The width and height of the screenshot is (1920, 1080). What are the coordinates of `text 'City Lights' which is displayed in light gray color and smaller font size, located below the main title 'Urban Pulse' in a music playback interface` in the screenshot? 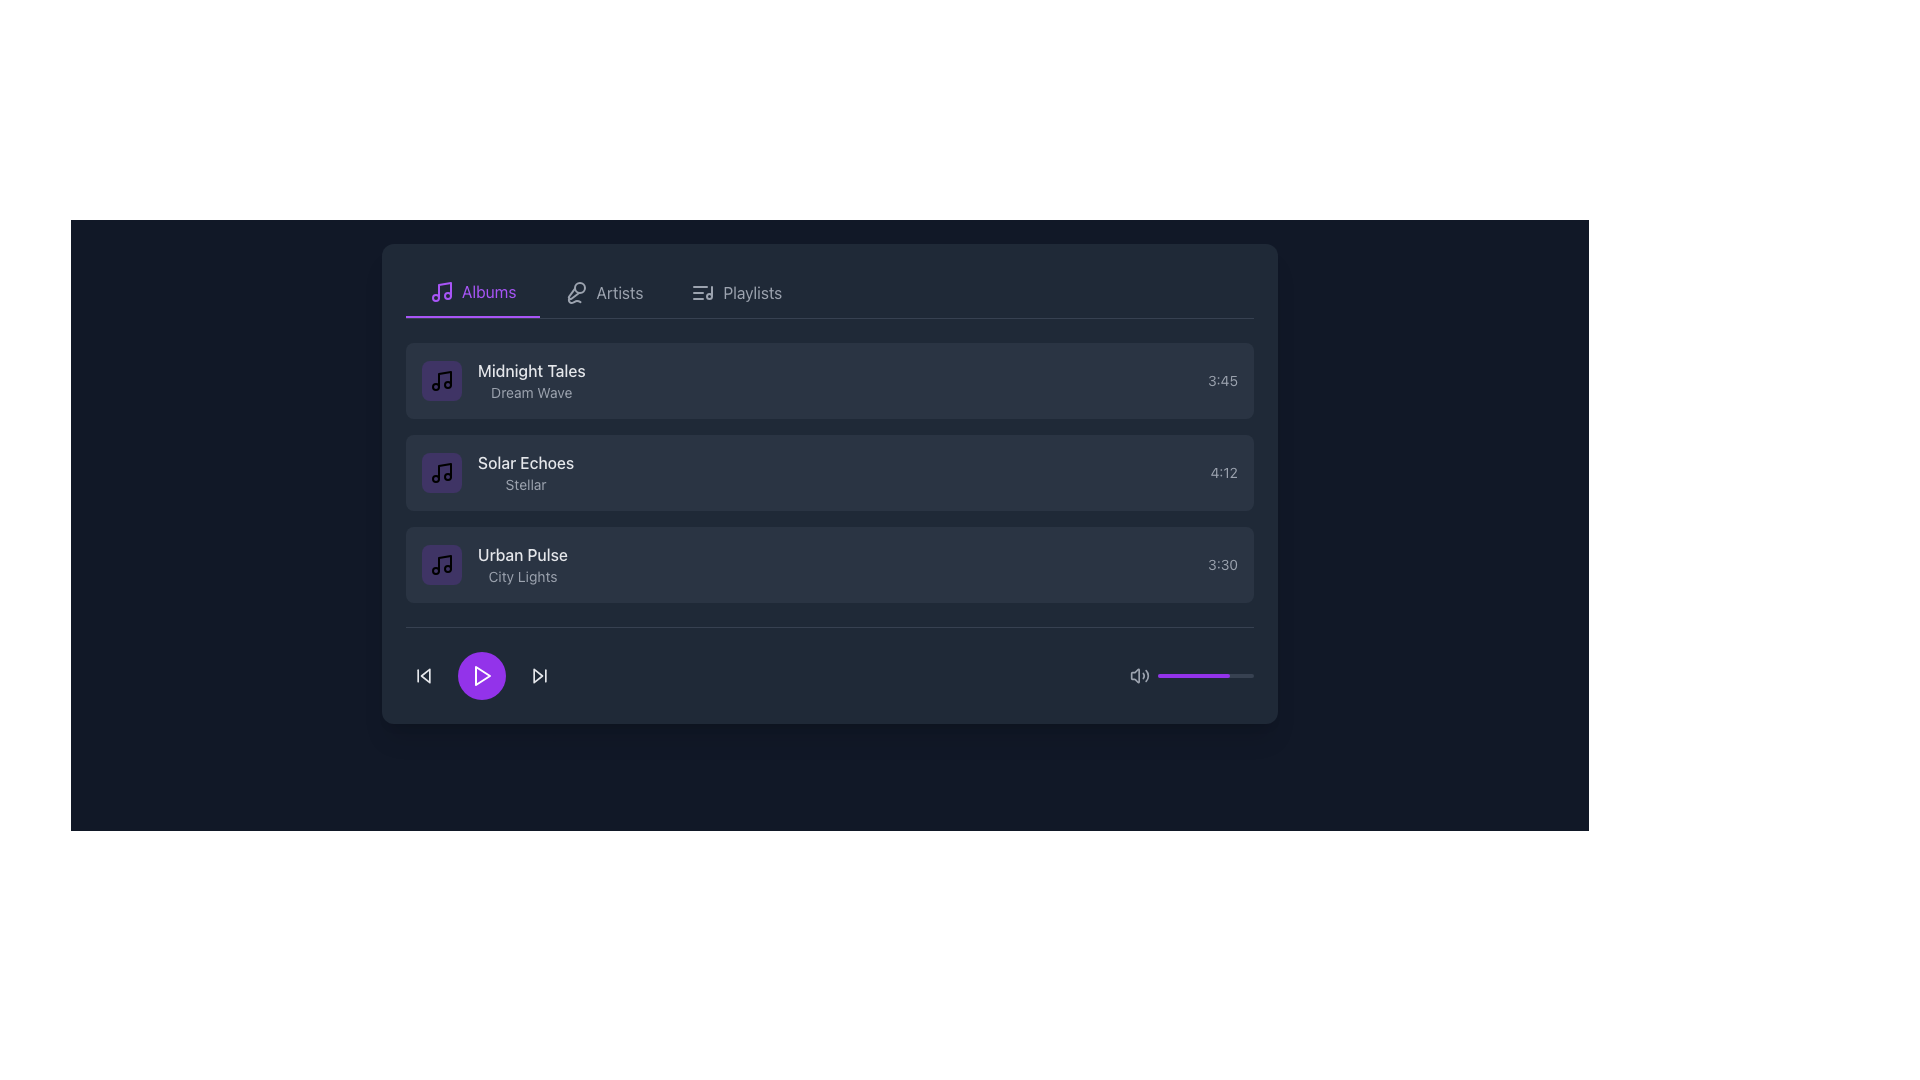 It's located at (523, 577).